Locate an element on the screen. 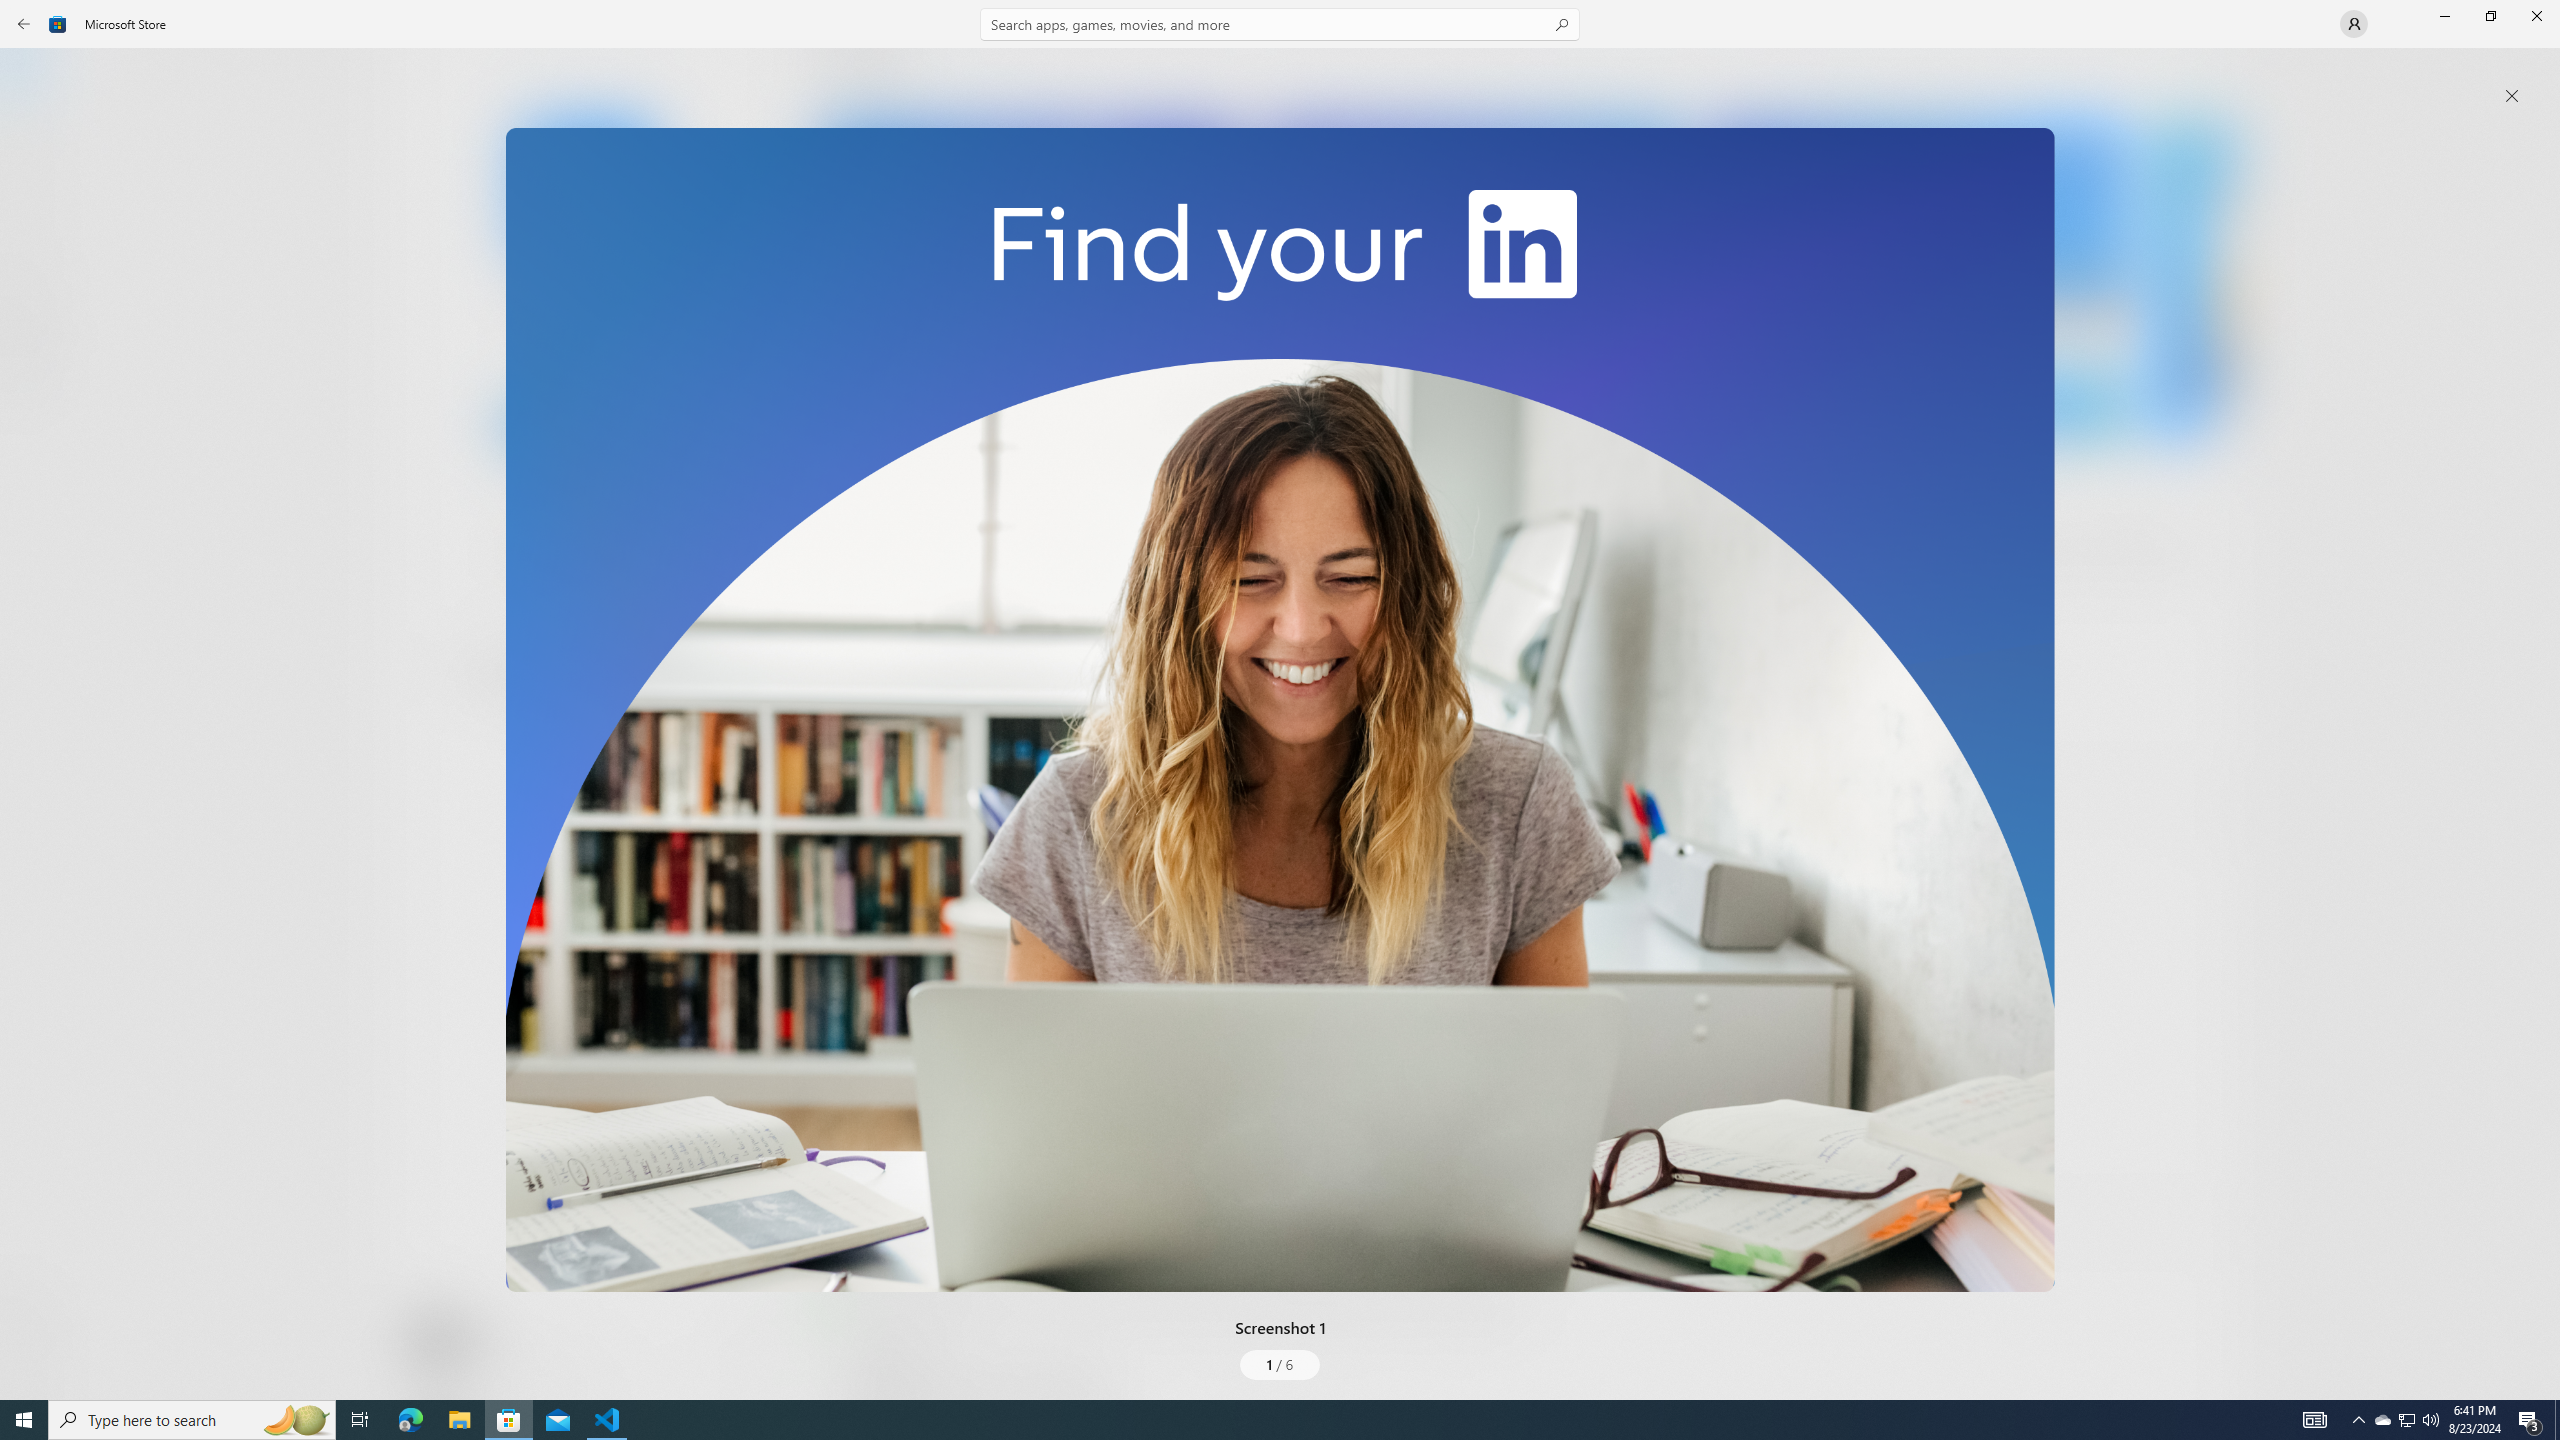  'Search' is located at coordinates (1280, 23).